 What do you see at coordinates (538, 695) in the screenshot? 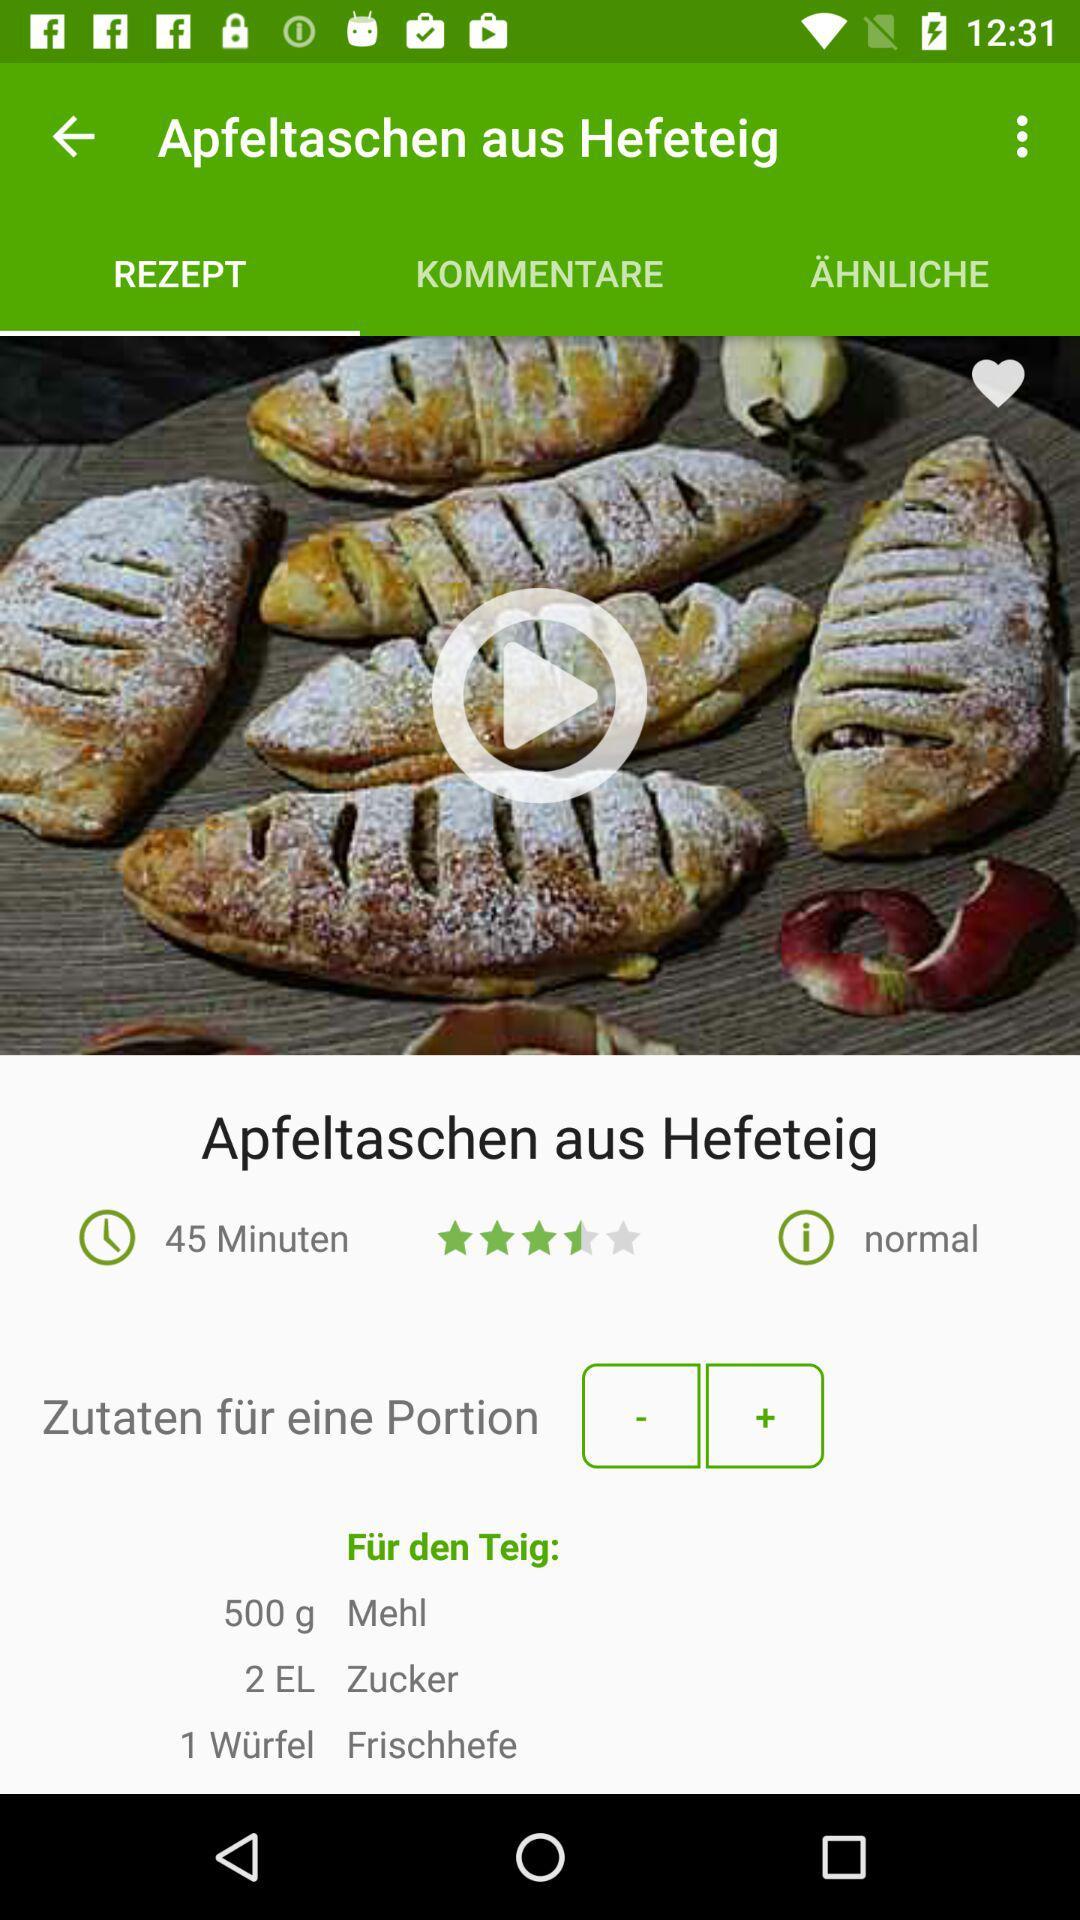
I see `the video` at bounding box center [538, 695].